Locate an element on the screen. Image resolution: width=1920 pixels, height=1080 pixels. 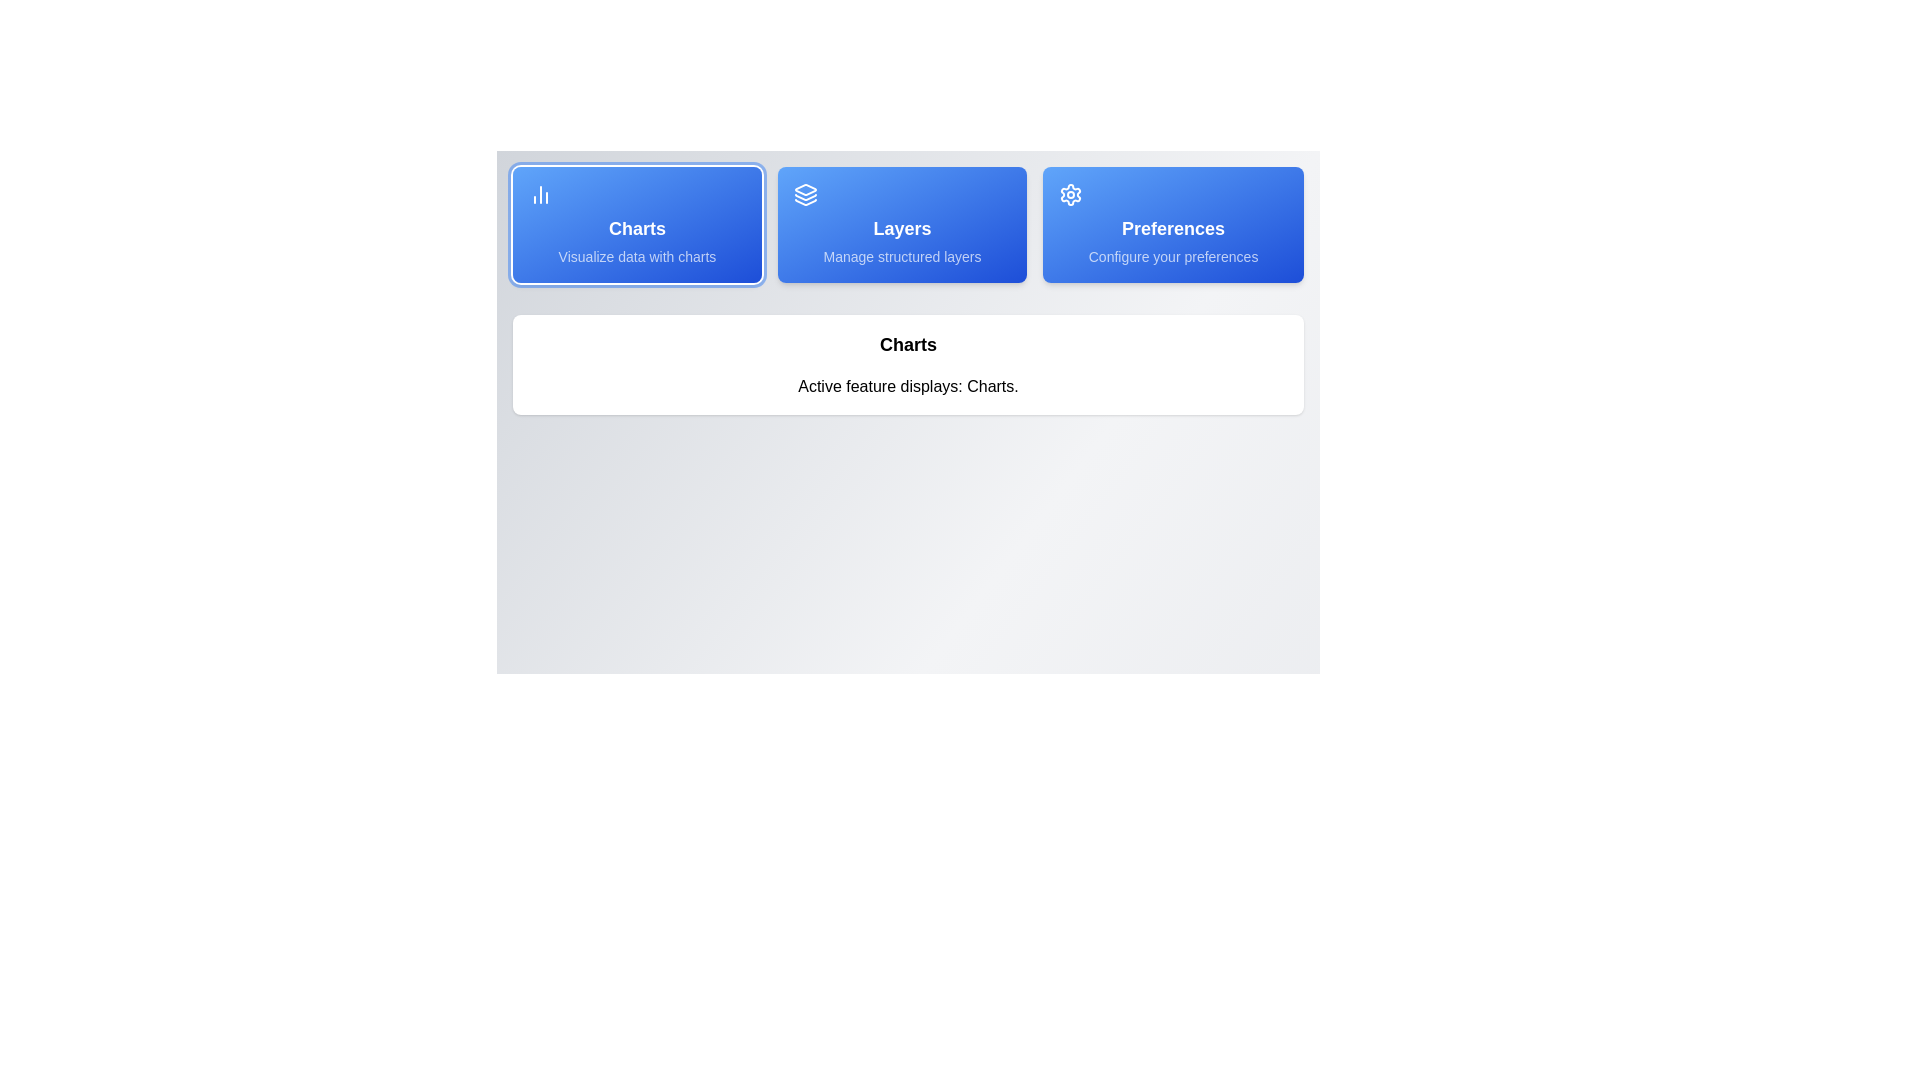
descriptive text 'Manage structured layers' displayed in light blue against a vibrant blue background, located beneath the title 'Layers' within the card labeled 'Layers' is located at coordinates (901, 256).